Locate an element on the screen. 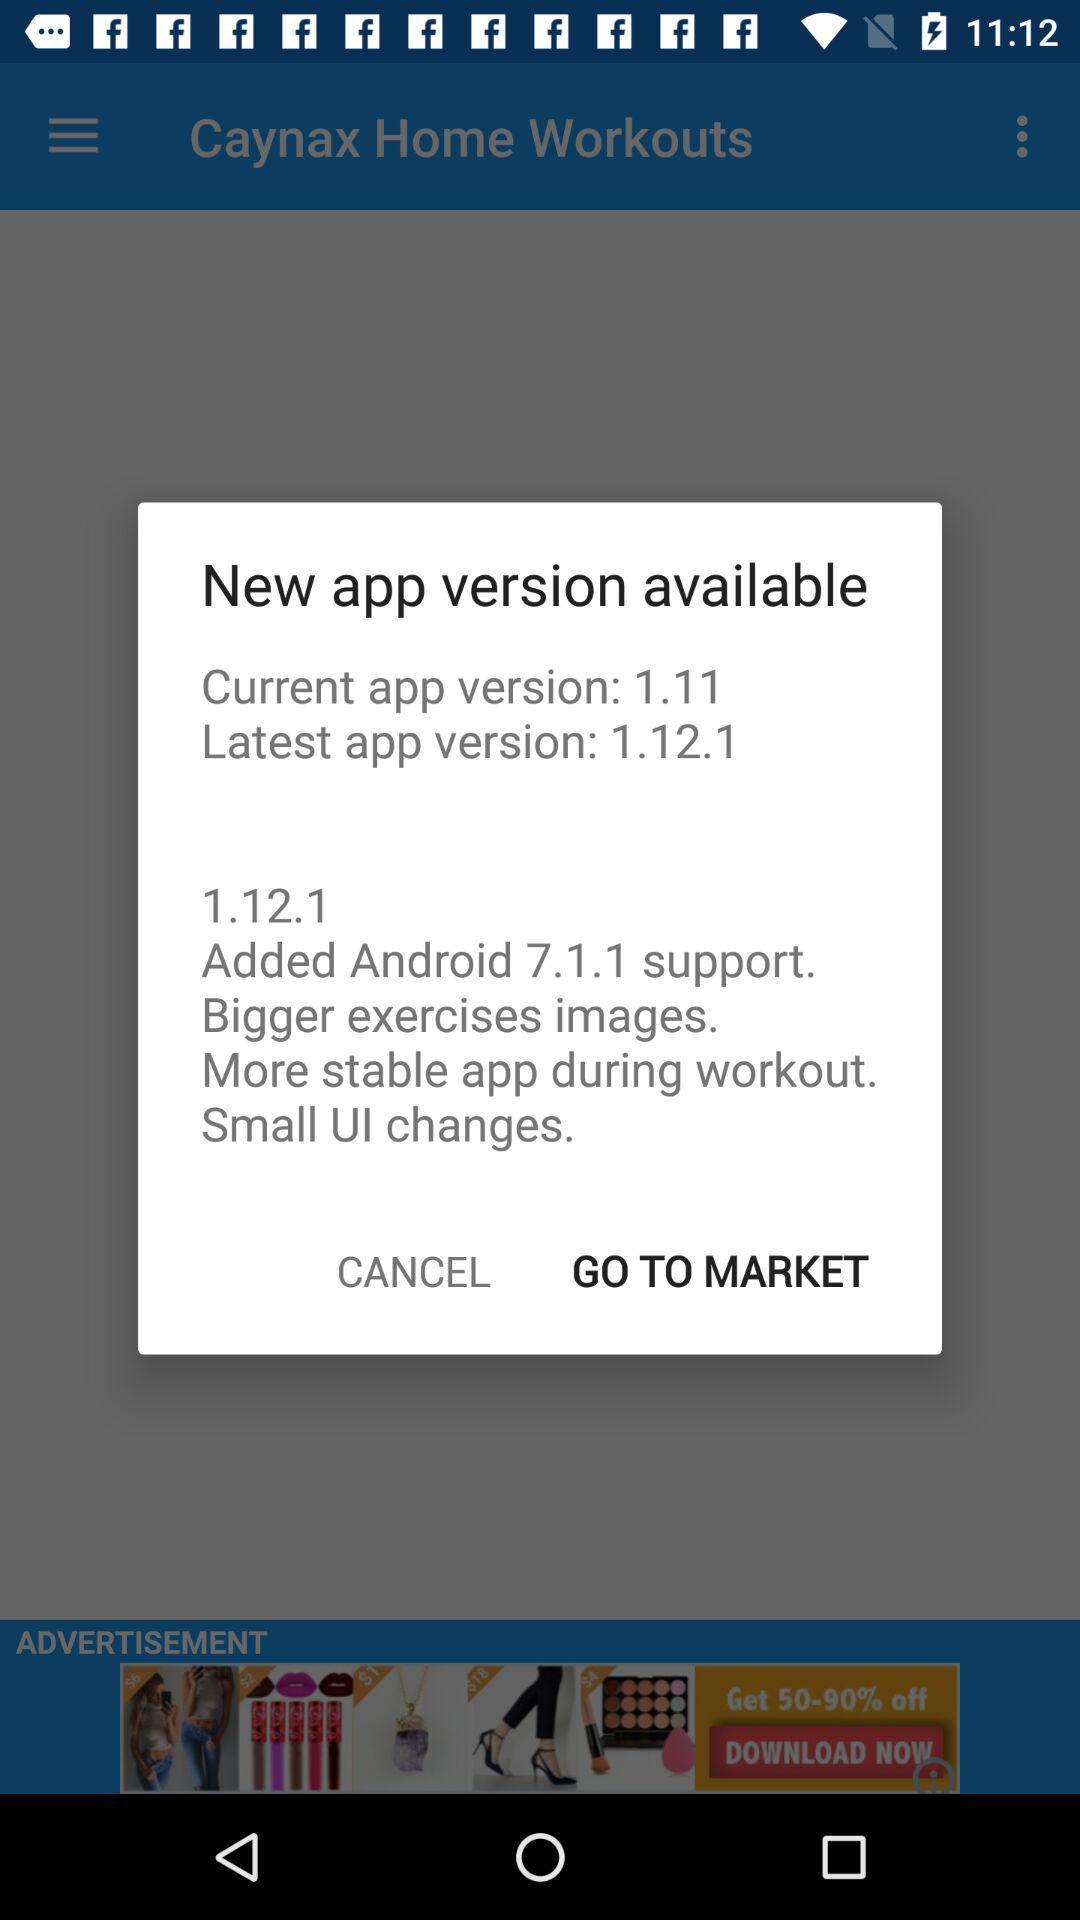 Image resolution: width=1080 pixels, height=1920 pixels. the item below current app version icon is located at coordinates (720, 1269).